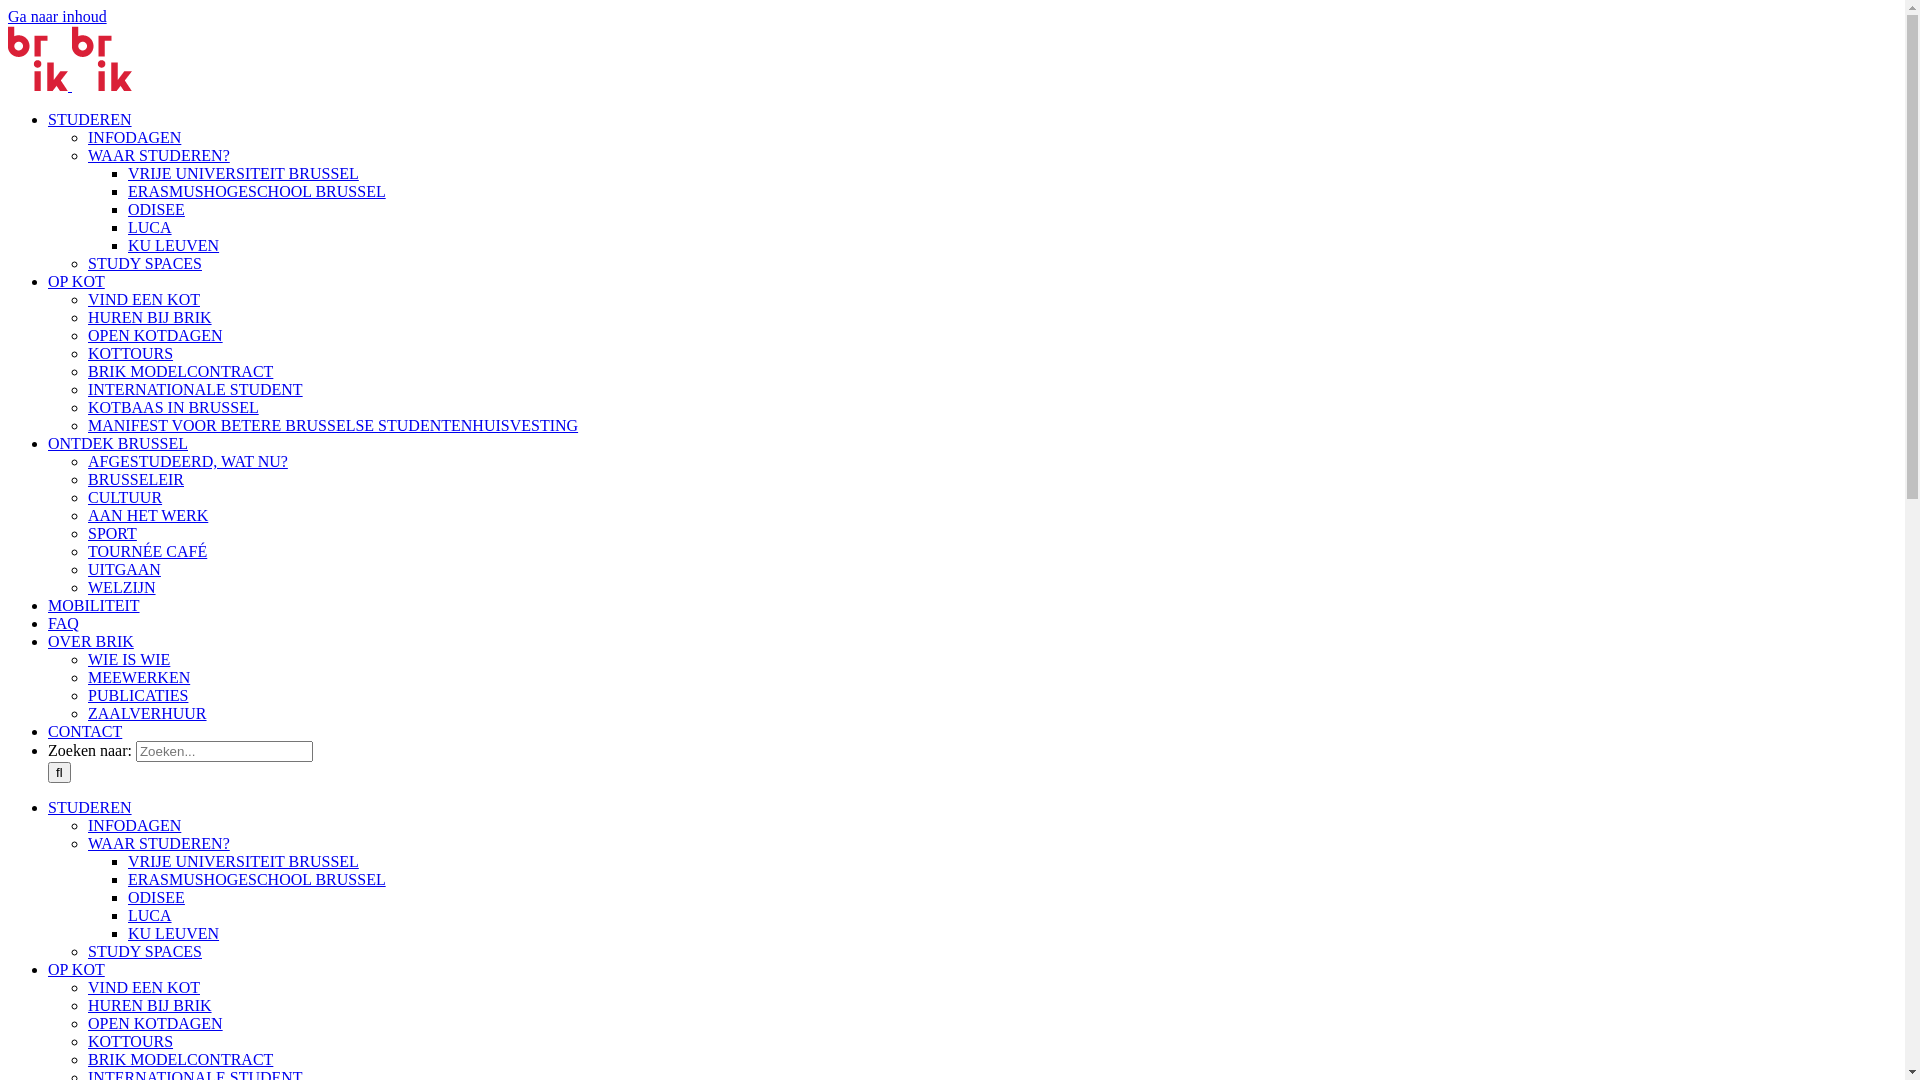 This screenshot has height=1080, width=1920. What do you see at coordinates (195, 389) in the screenshot?
I see `'INTERNATIONALE STUDENT'` at bounding box center [195, 389].